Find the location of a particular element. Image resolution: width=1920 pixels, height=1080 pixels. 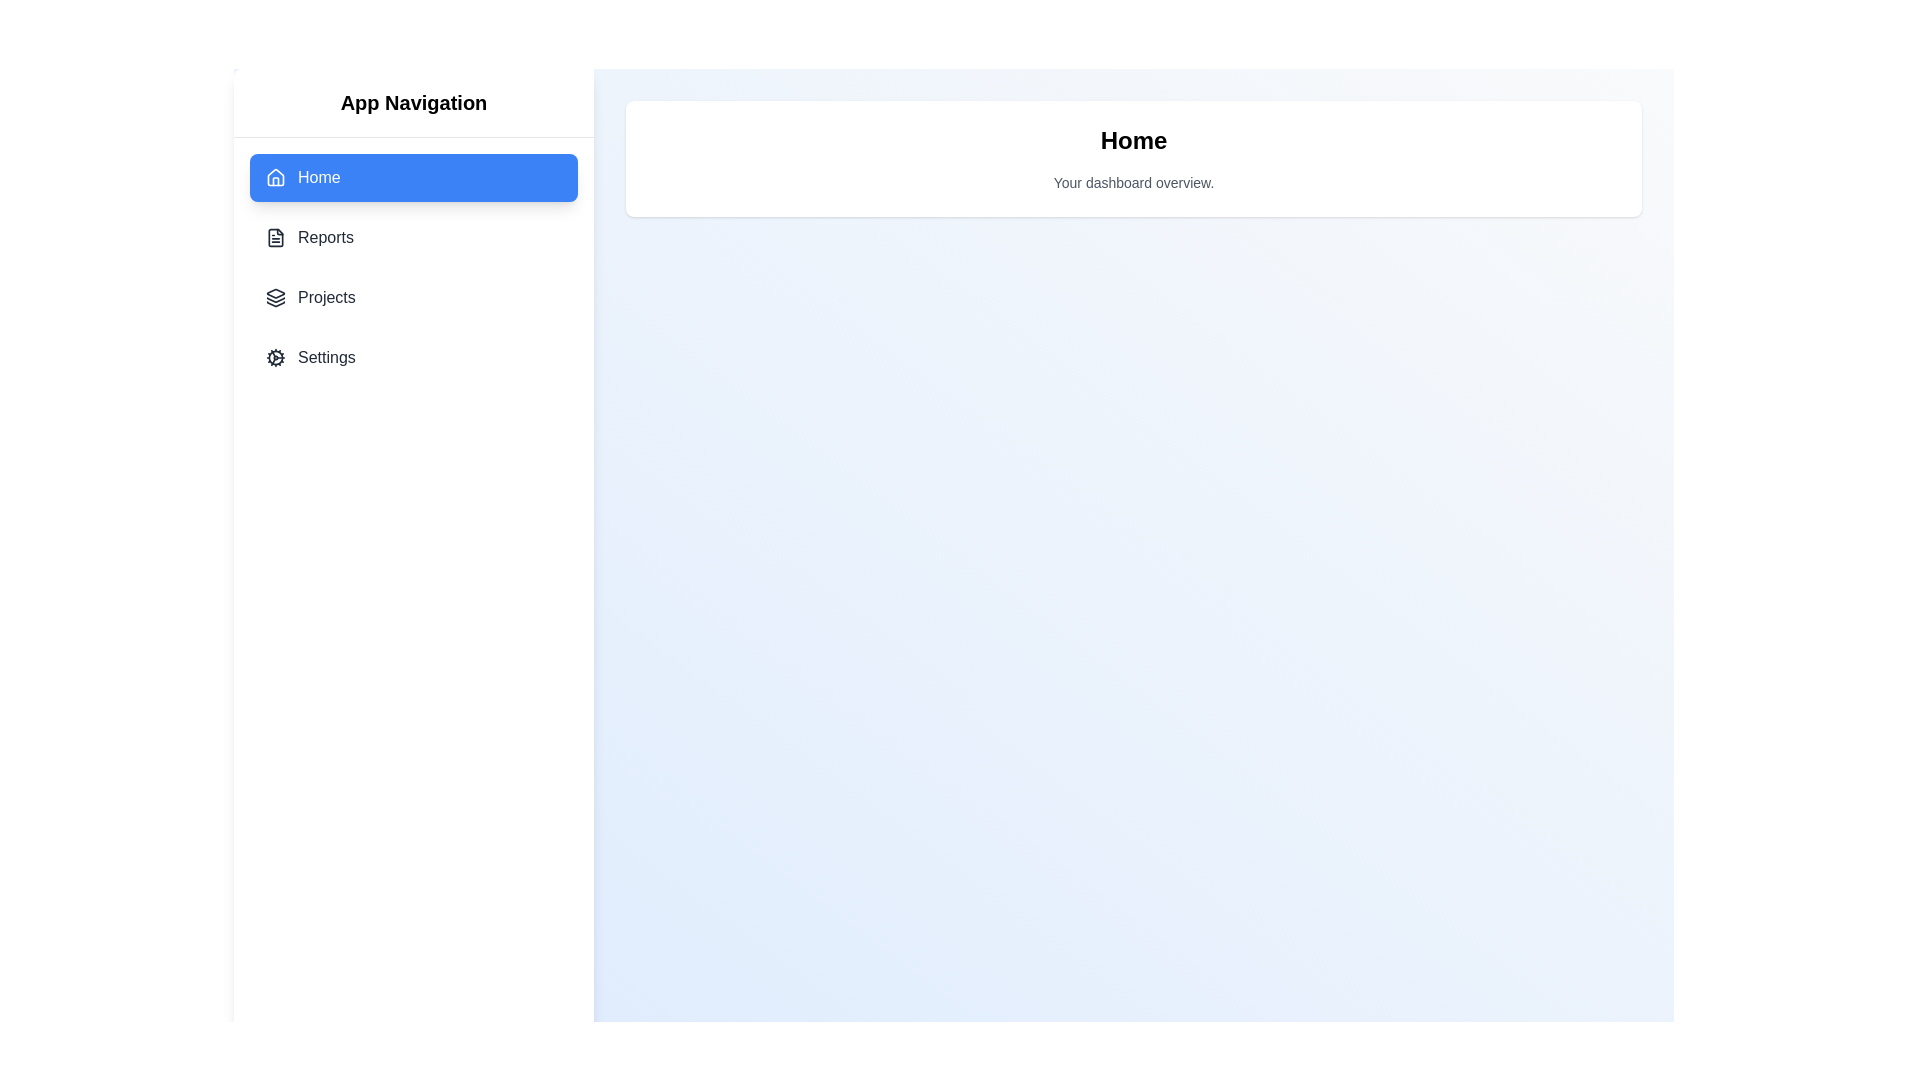

the menu item Settings to inspect its tooltip effect is located at coordinates (412, 357).